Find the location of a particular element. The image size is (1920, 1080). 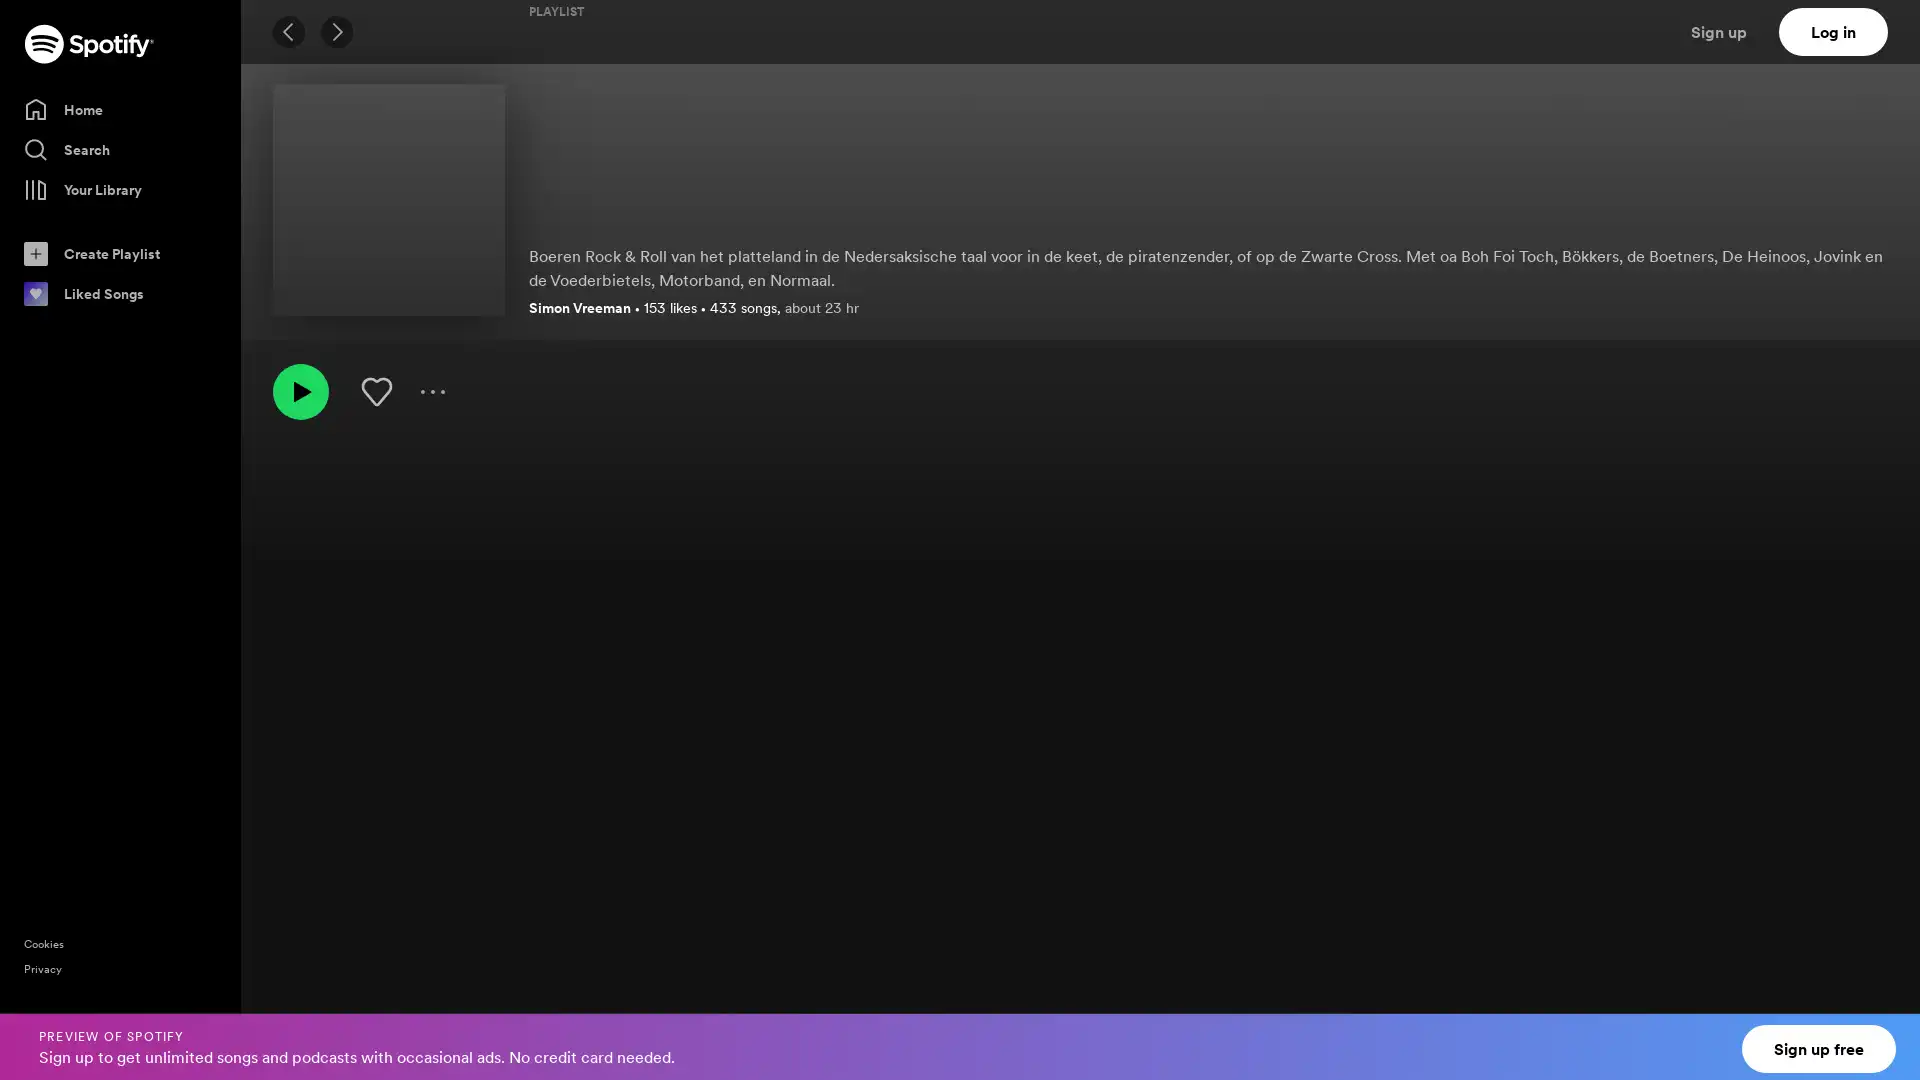

Close is located at coordinates (1886, 1034).